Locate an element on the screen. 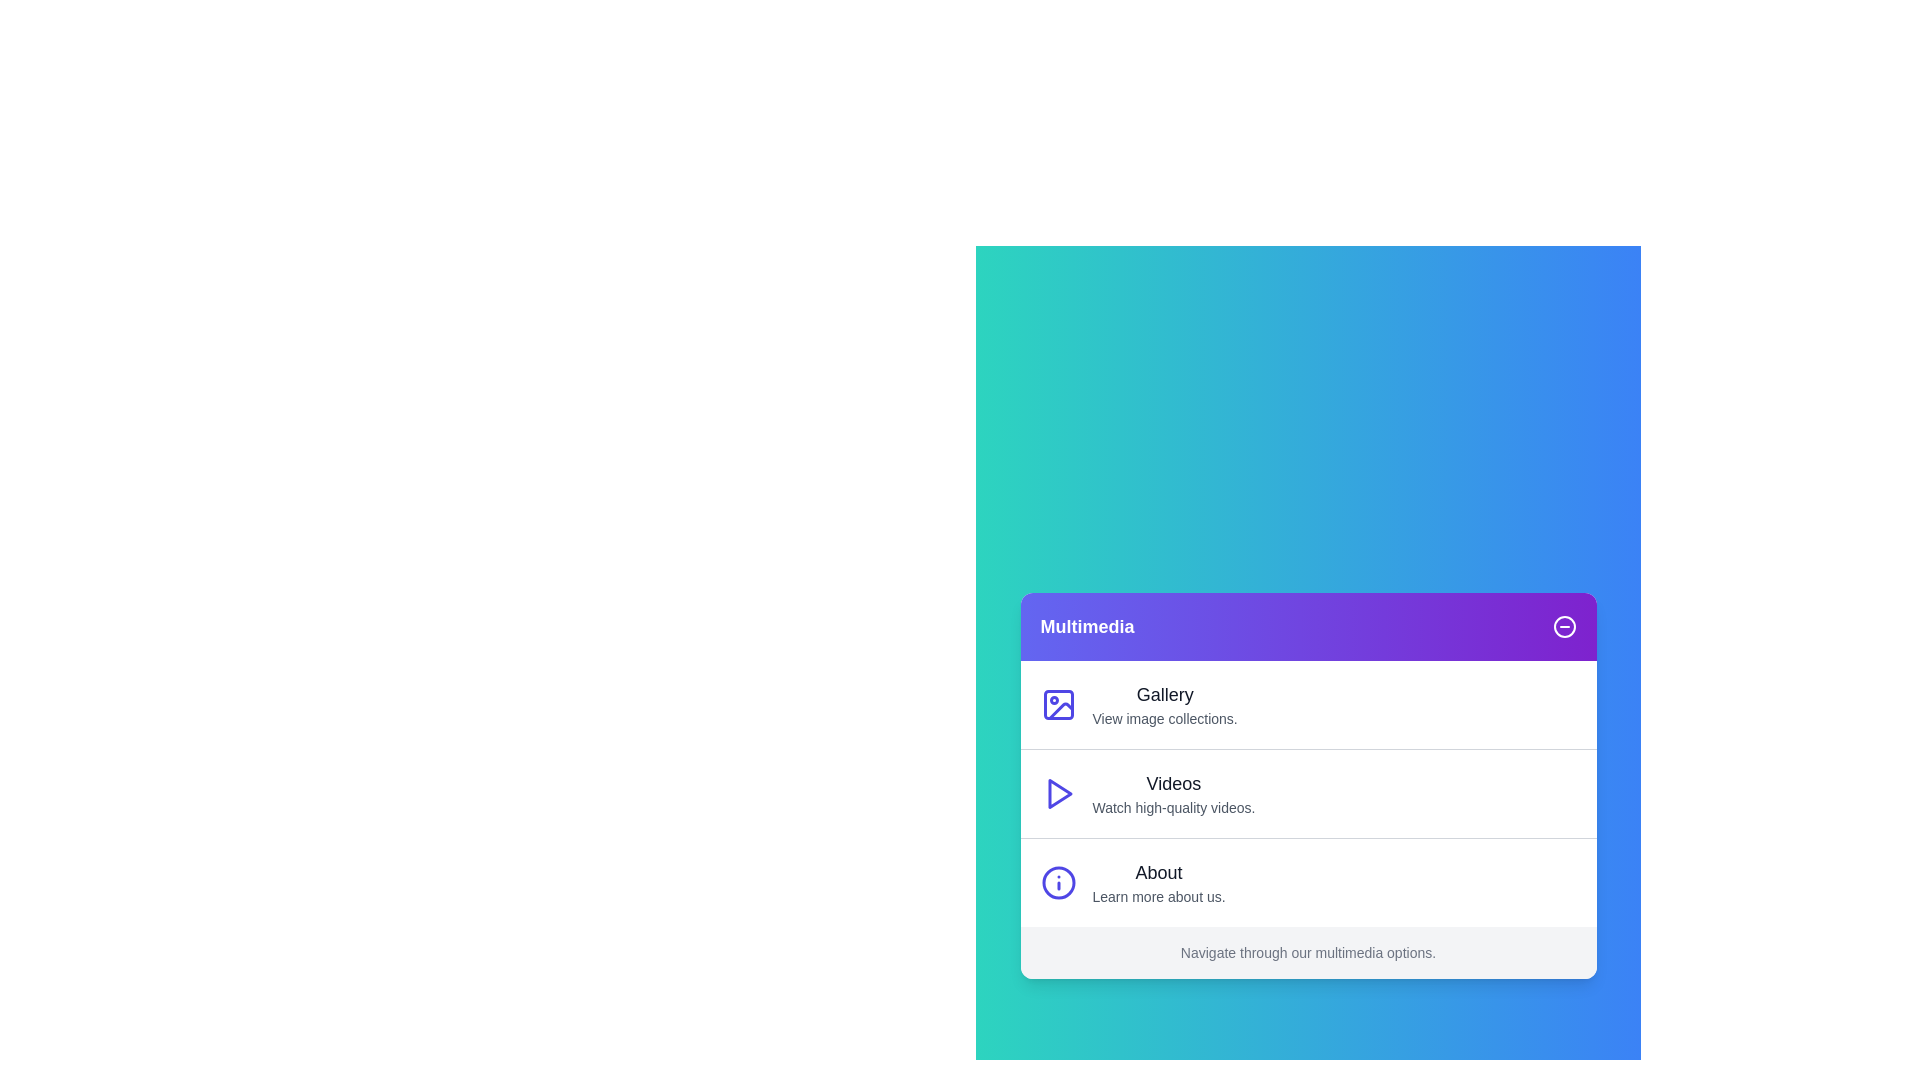  the icon associated with the menu item About is located at coordinates (1057, 882).